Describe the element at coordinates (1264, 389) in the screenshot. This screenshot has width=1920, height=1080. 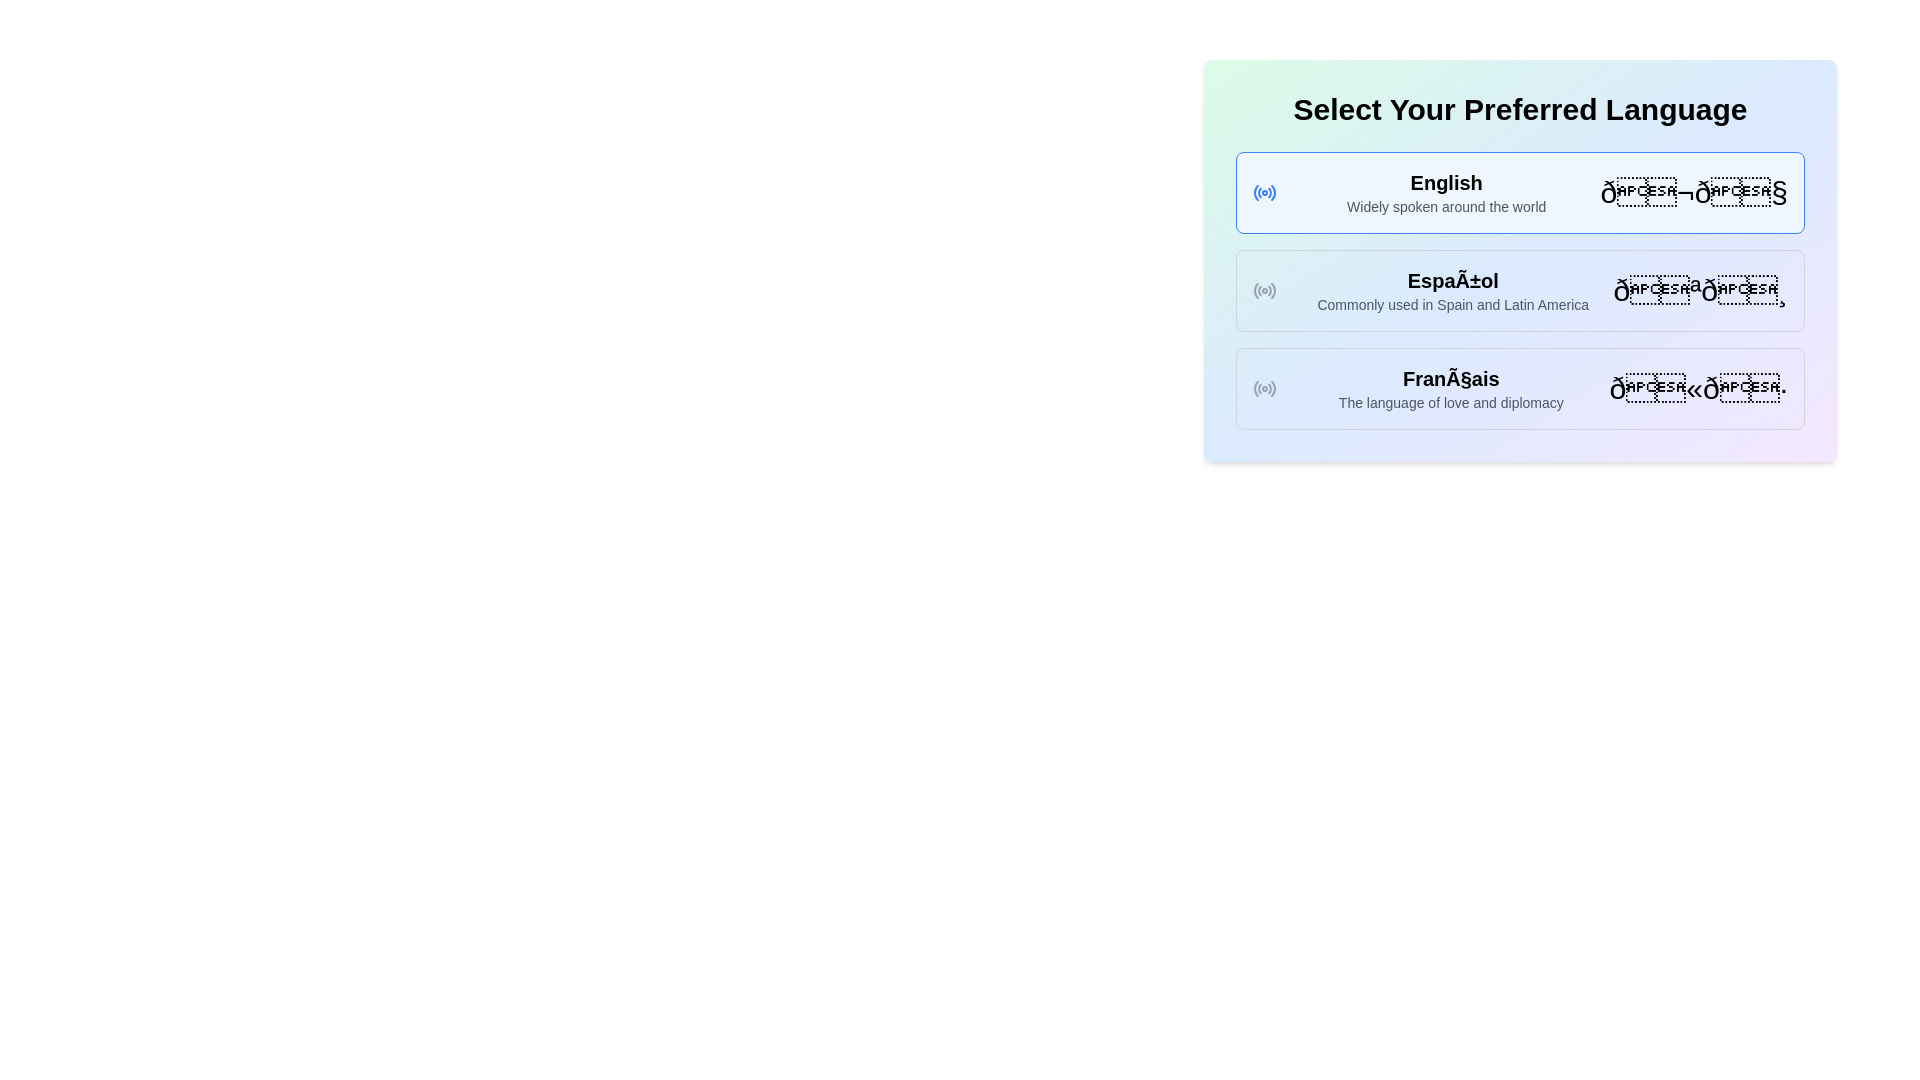
I see `the radio button icon next to the text 'Français'` at that location.